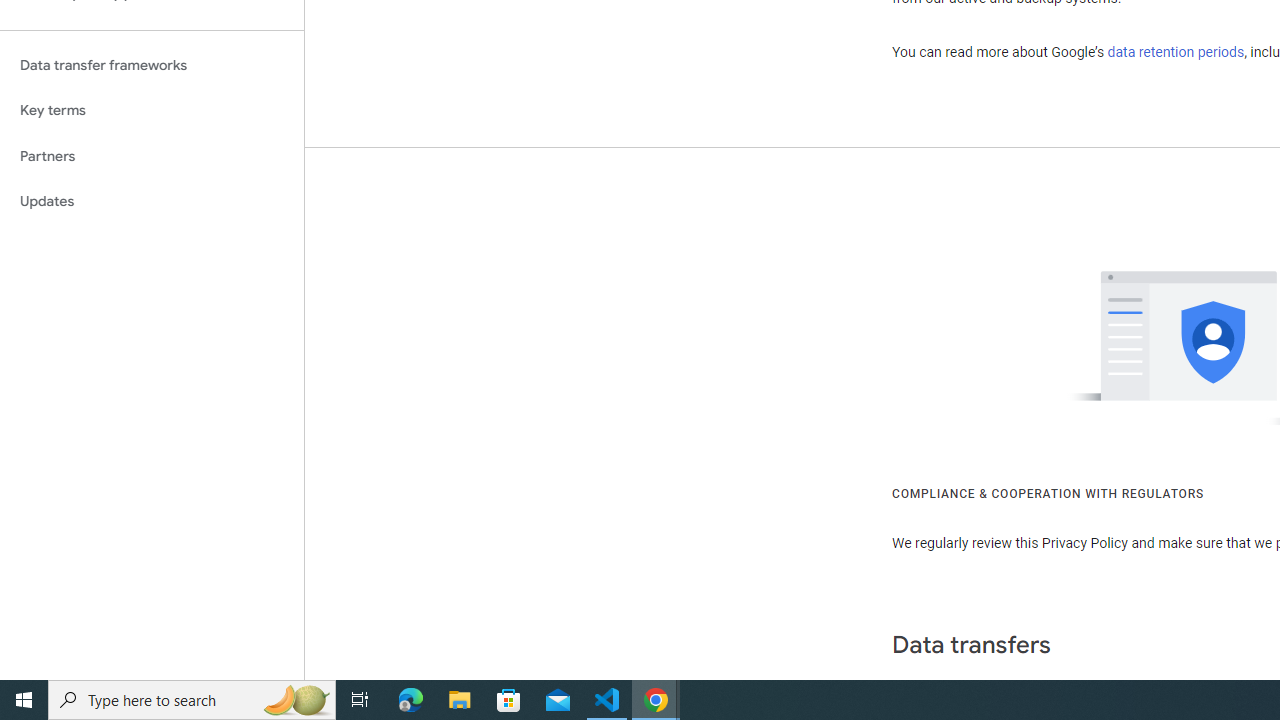  Describe the element at coordinates (24, 698) in the screenshot. I see `'Start'` at that location.